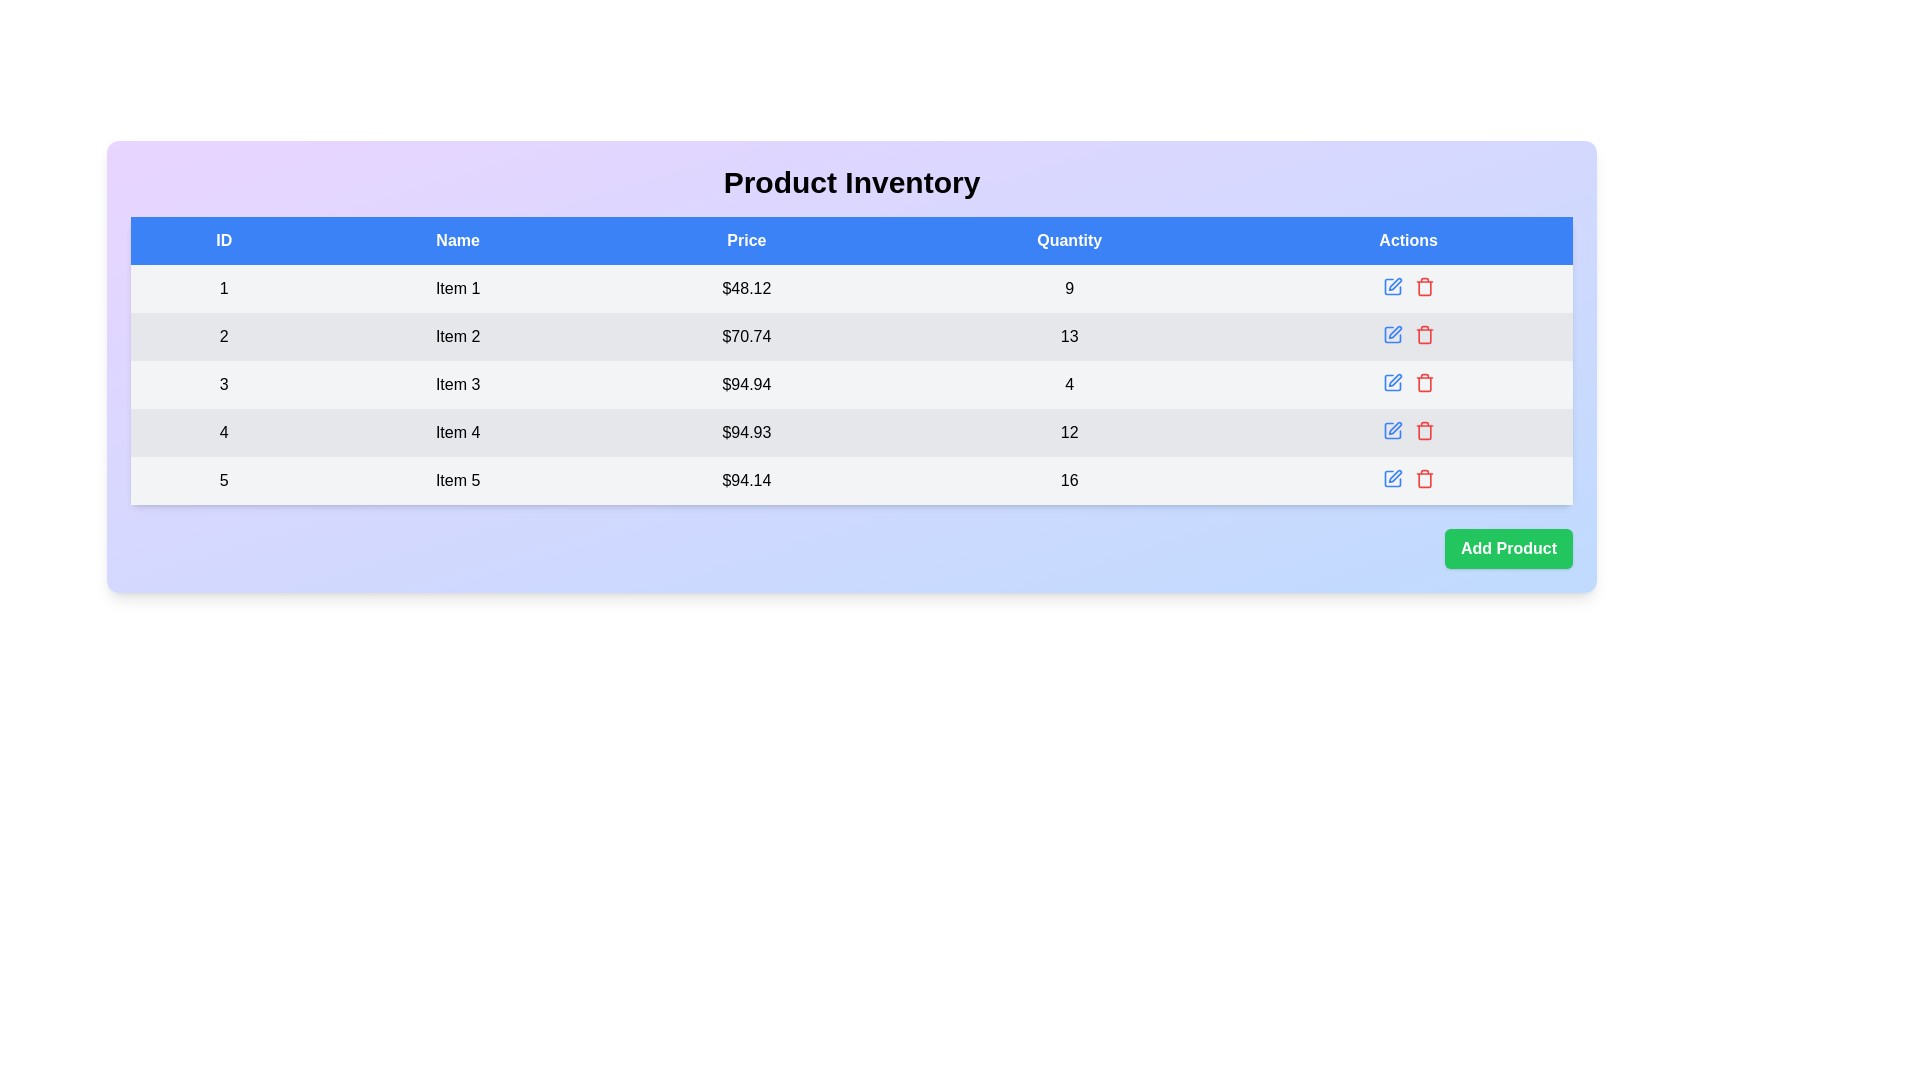 This screenshot has width=1920, height=1080. Describe the element at coordinates (1391, 478) in the screenshot. I see `the blue-colored edit icon styled as a pencil located in the last row of the data table under the 'Actions' column` at that location.